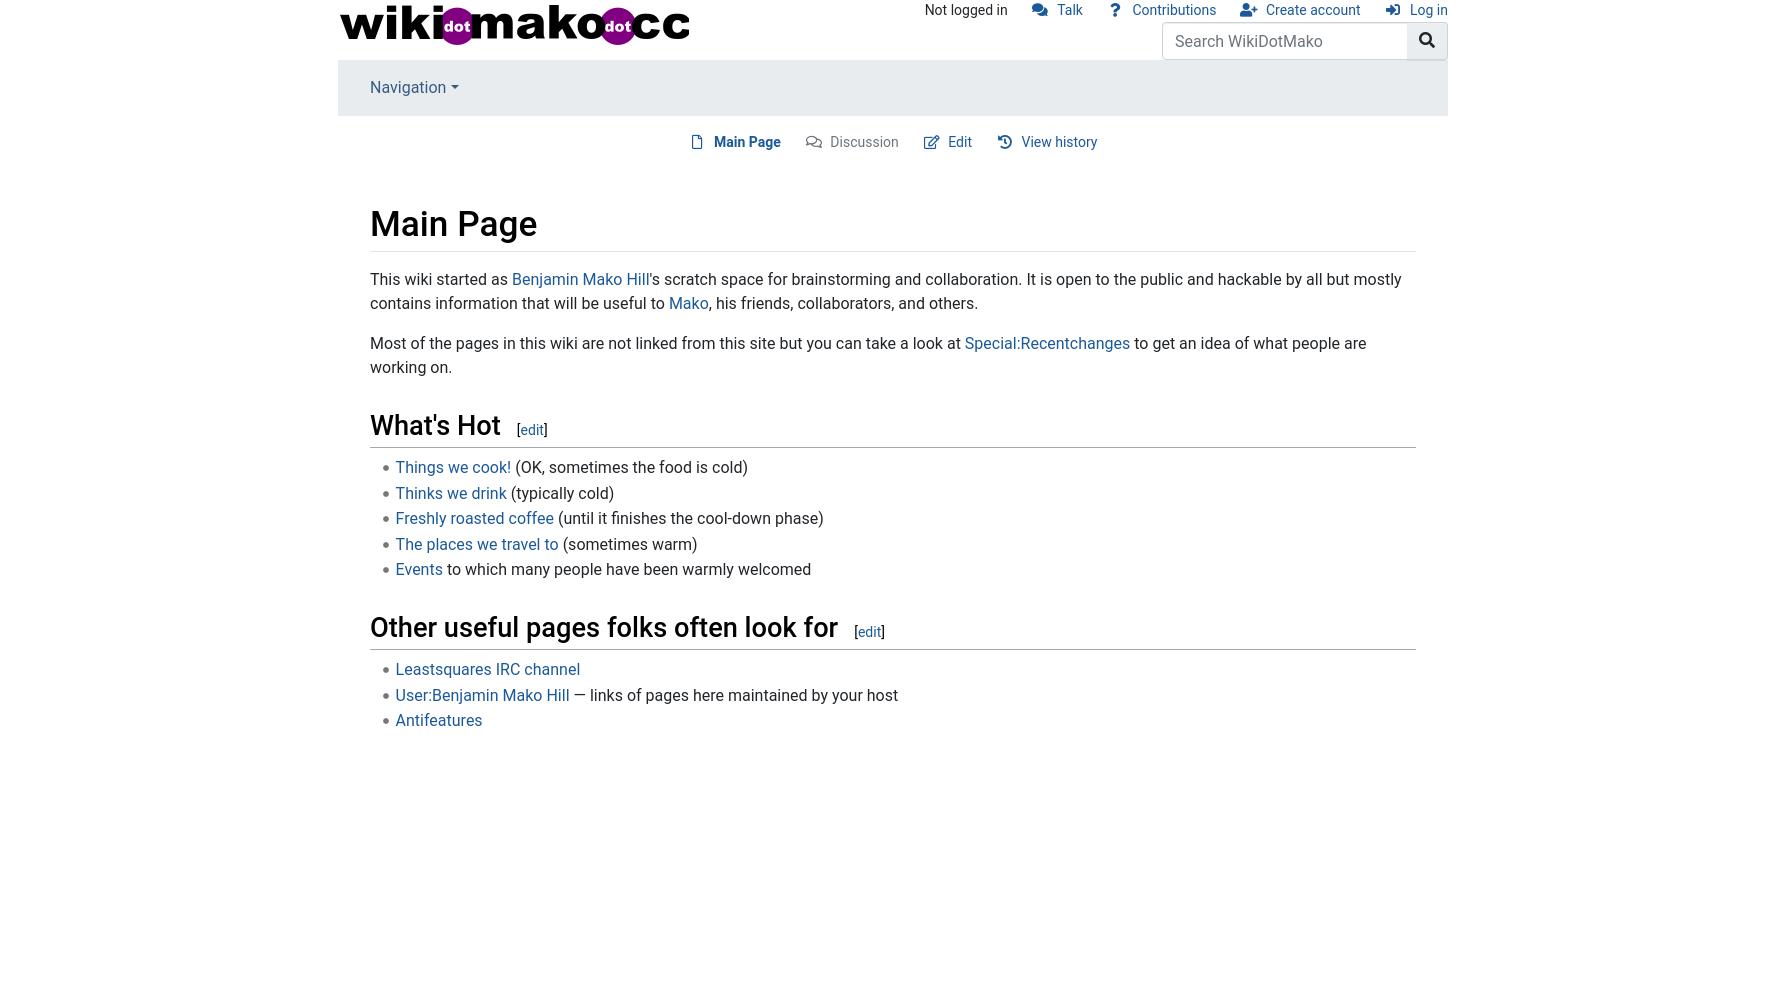 This screenshot has width=1786, height=1000. Describe the element at coordinates (418, 568) in the screenshot. I see `'Events'` at that location.